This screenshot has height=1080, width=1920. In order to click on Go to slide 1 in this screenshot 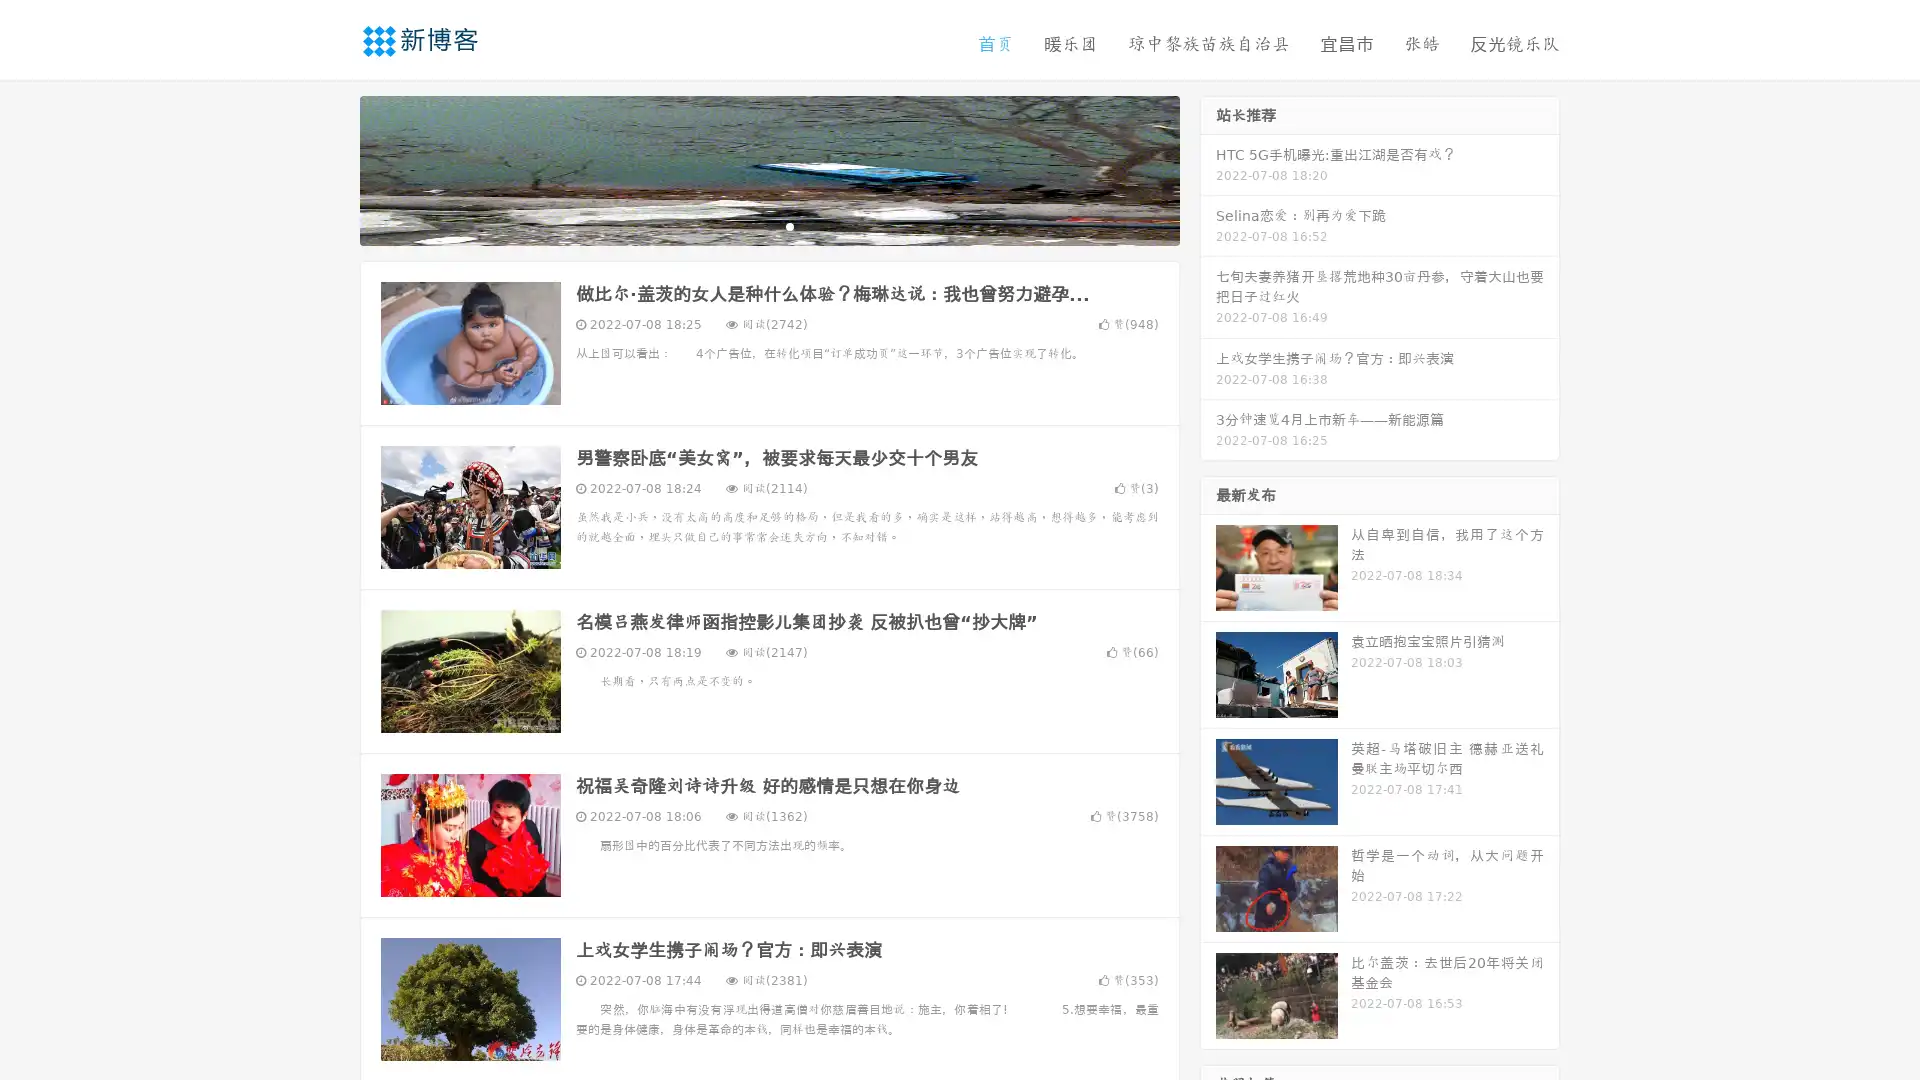, I will do `click(748, 225)`.